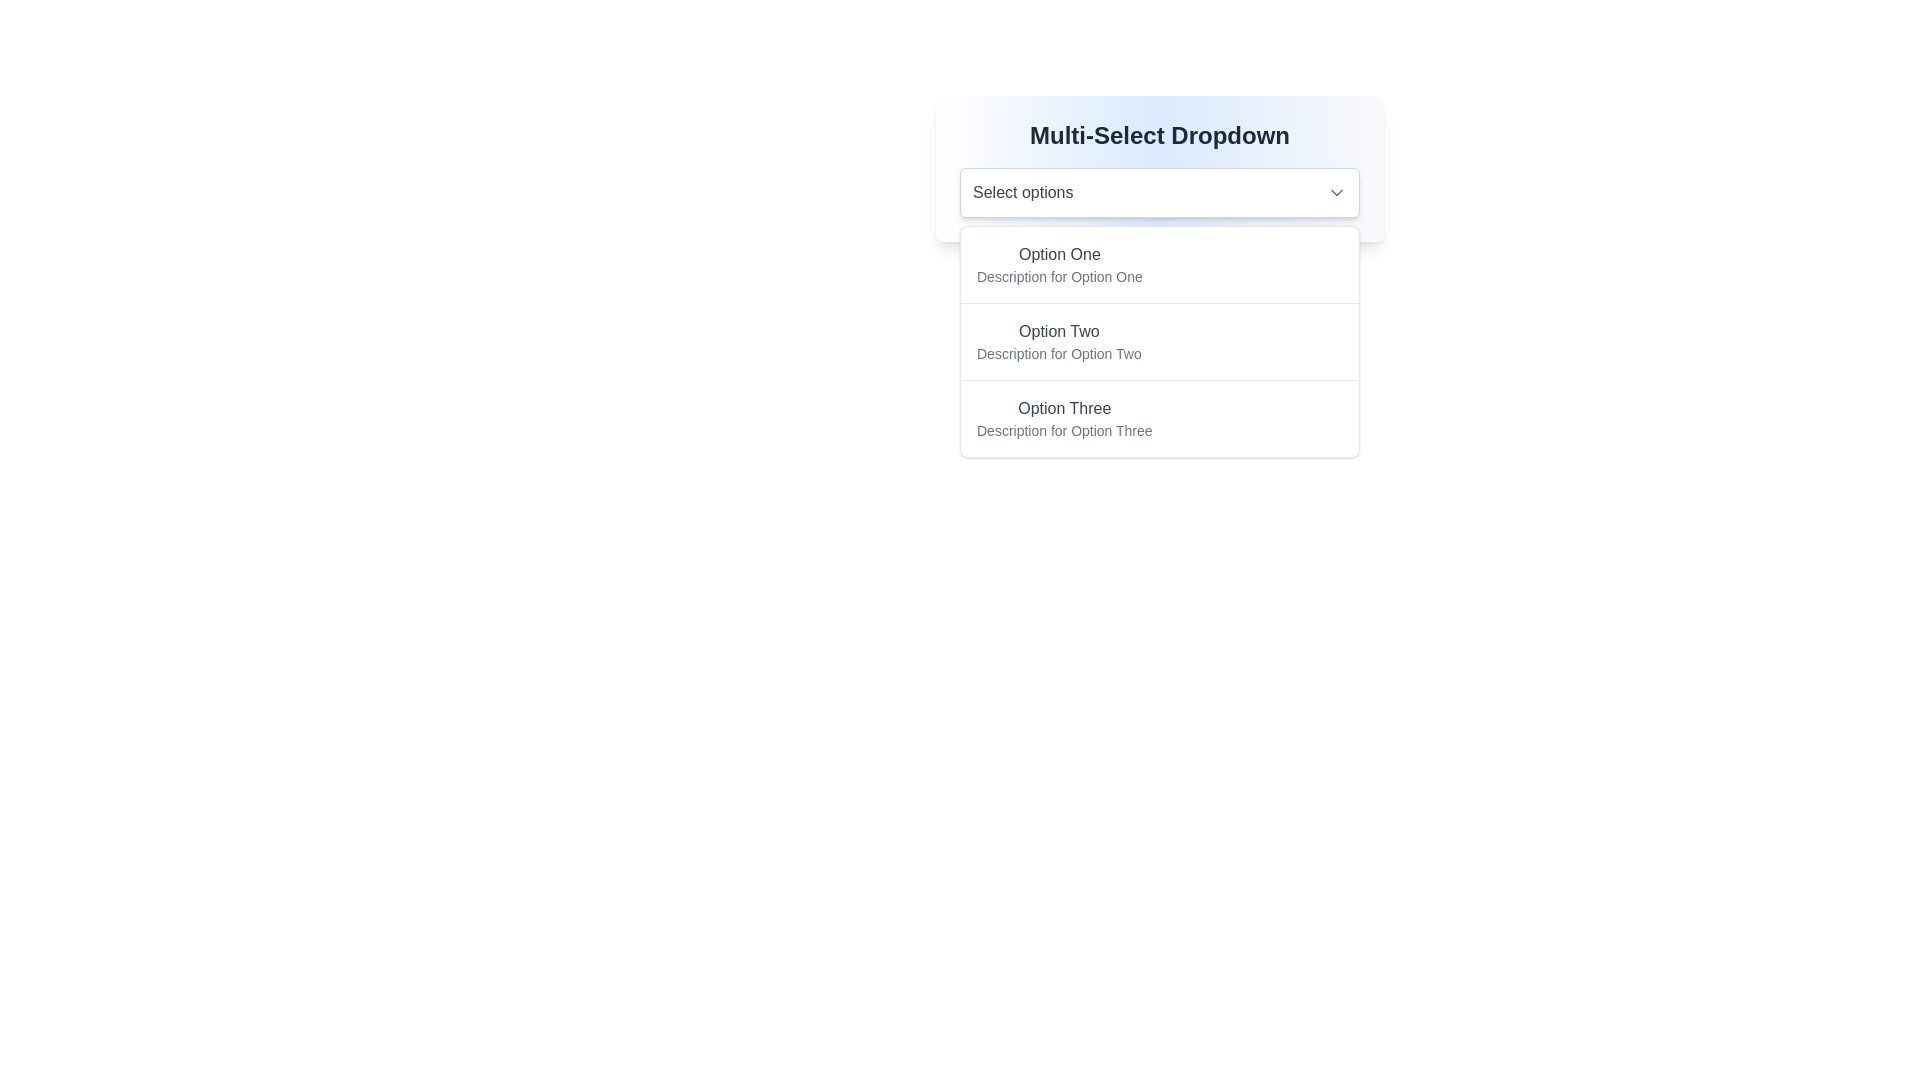 This screenshot has width=1920, height=1080. I want to click on the text label 'Option Three' styled in dark gray font, which is the primary text of the third dropdown option in a dropdown interface, so click(1063, 407).